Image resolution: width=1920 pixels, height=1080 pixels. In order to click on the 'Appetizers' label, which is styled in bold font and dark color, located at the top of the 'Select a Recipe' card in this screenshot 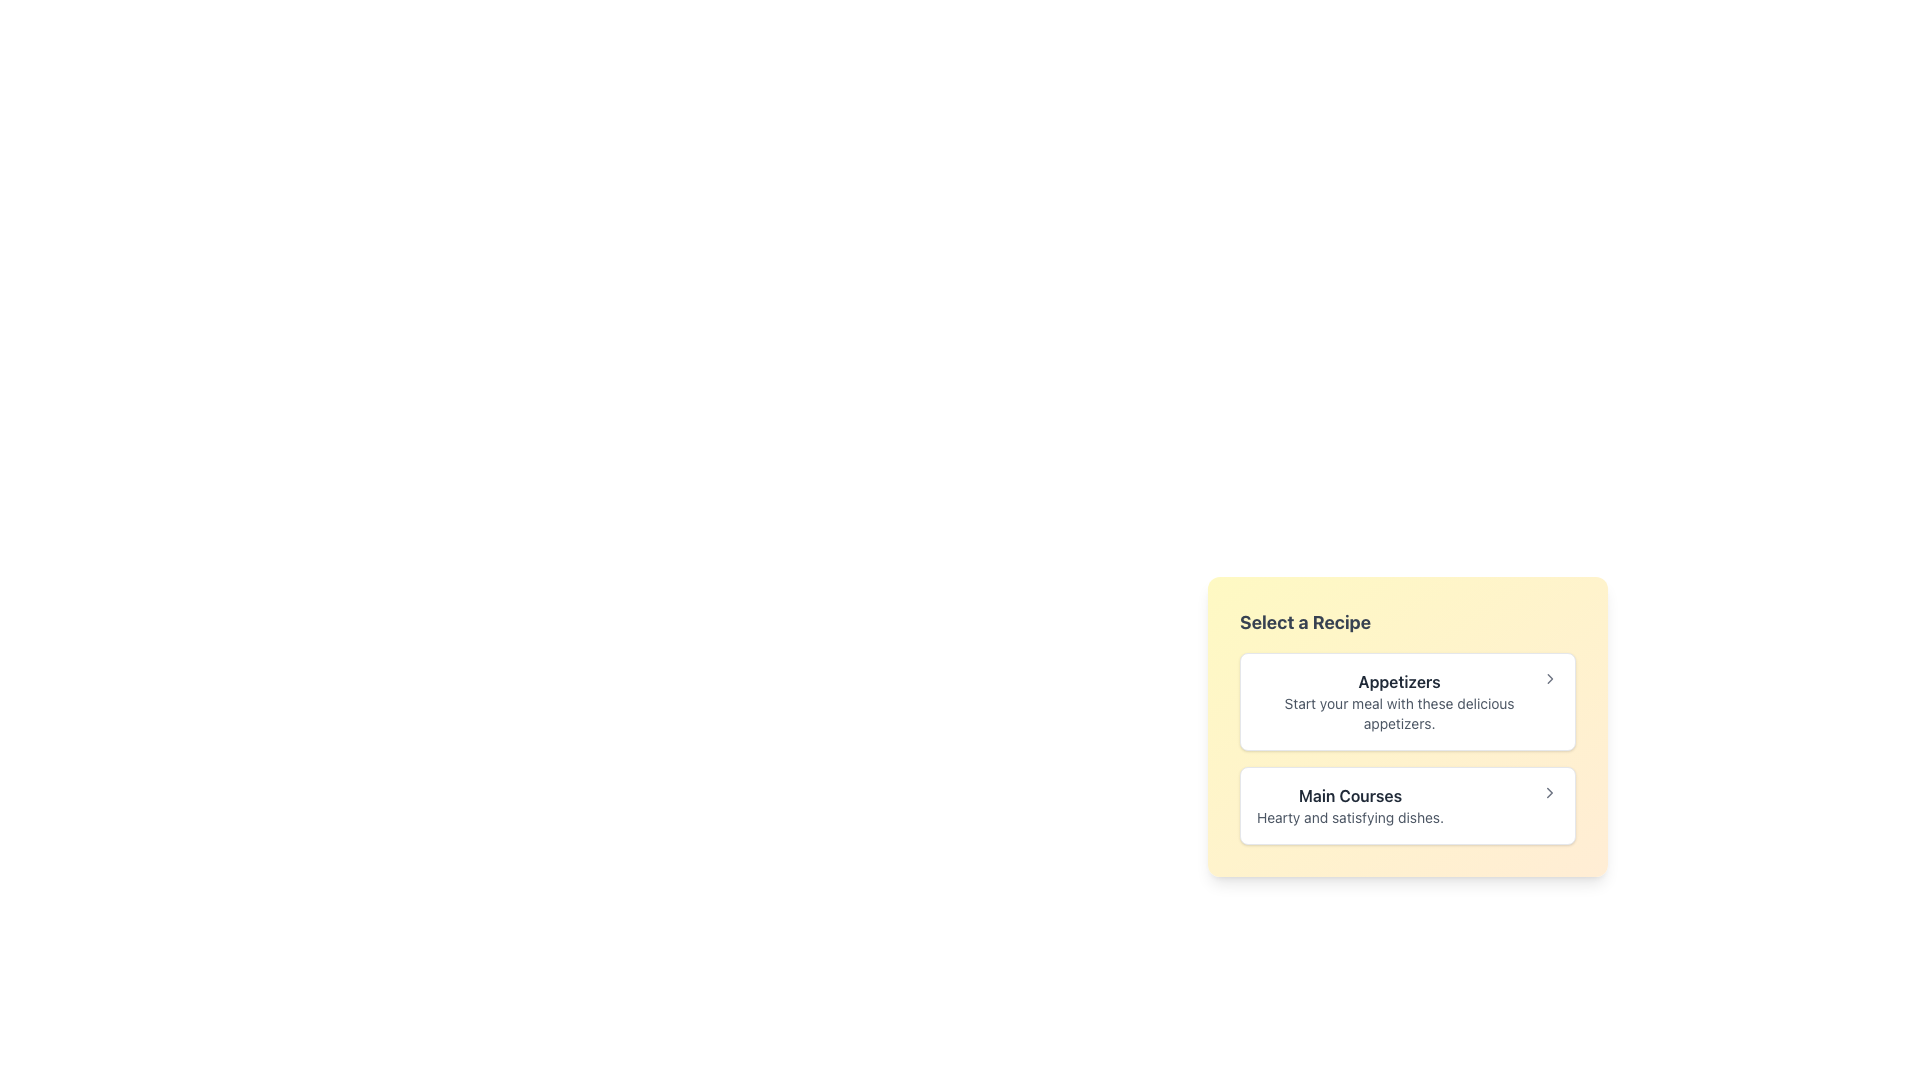, I will do `click(1398, 681)`.